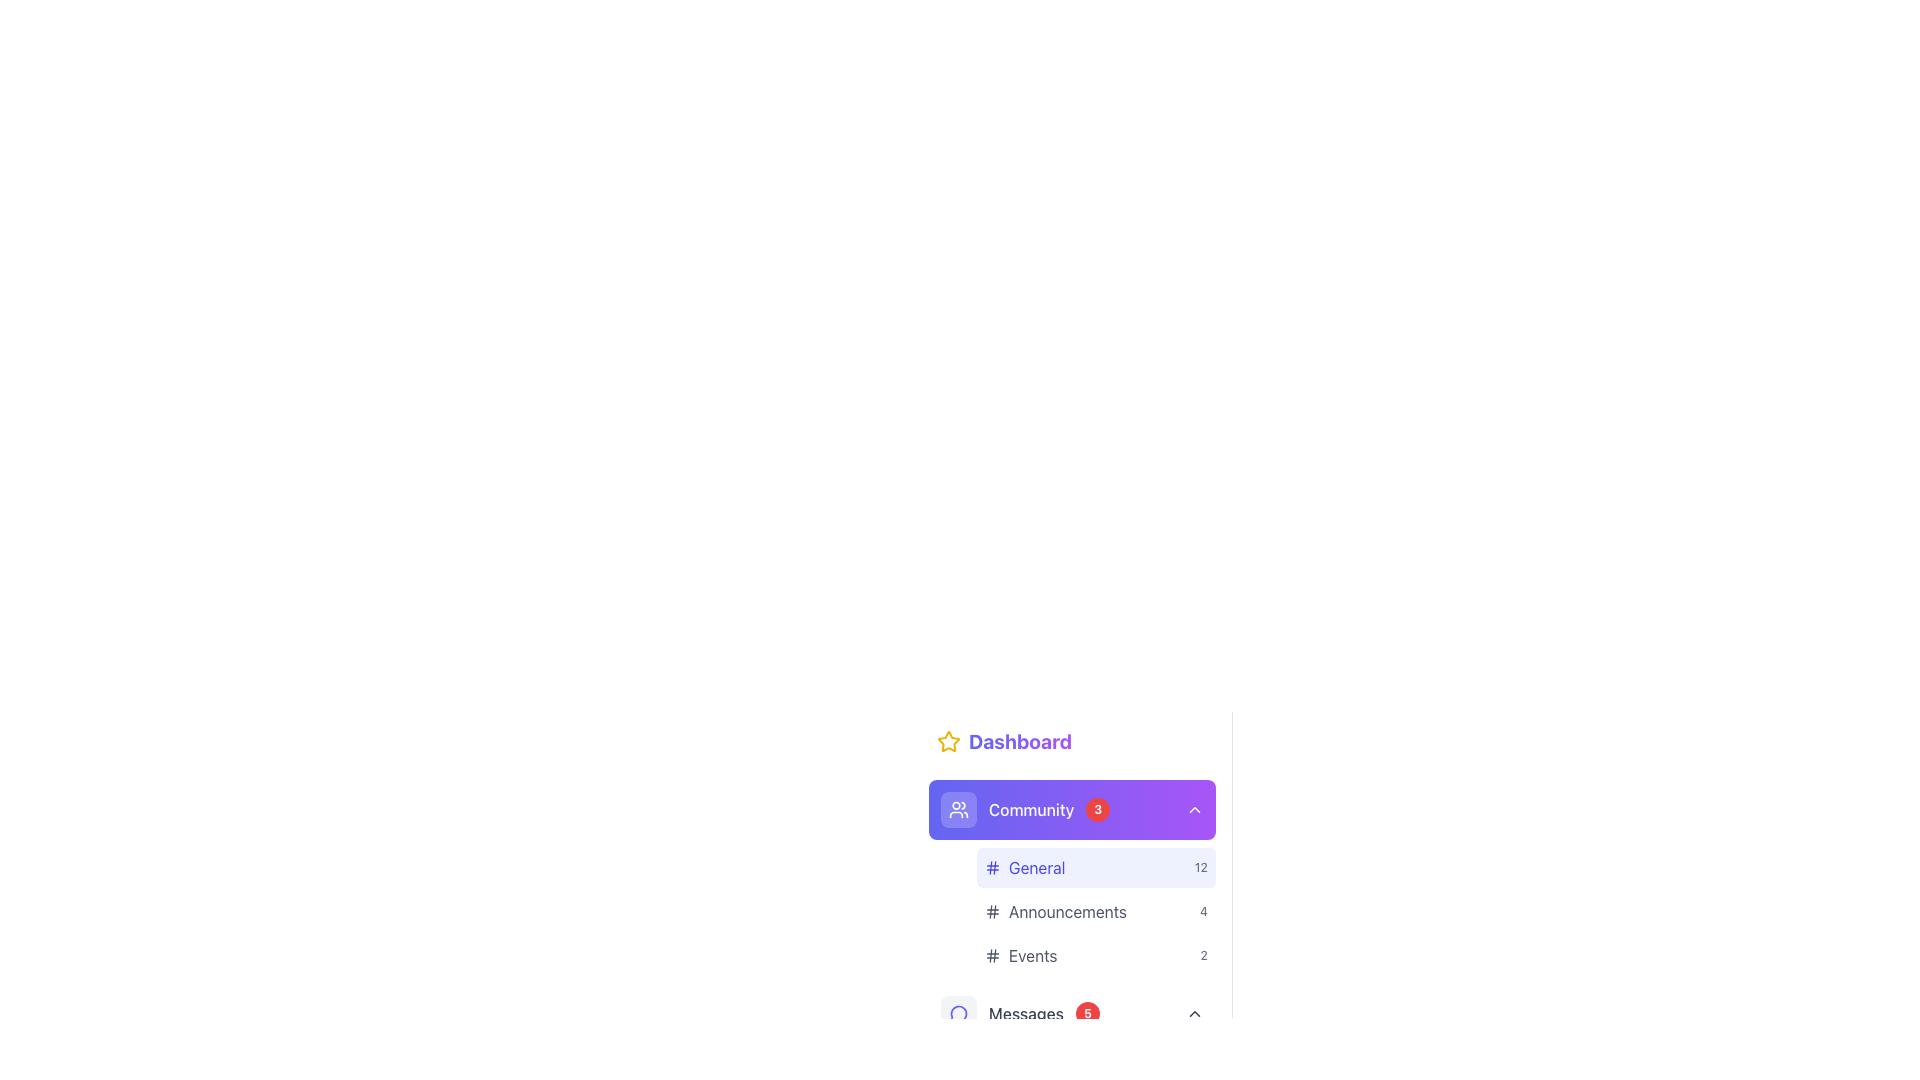 The height and width of the screenshot is (1080, 1920). What do you see at coordinates (948, 741) in the screenshot?
I see `the star icon located to the left of the 'Dashboard' text in the sidebar, which serves as a decorative element for visual identification` at bounding box center [948, 741].